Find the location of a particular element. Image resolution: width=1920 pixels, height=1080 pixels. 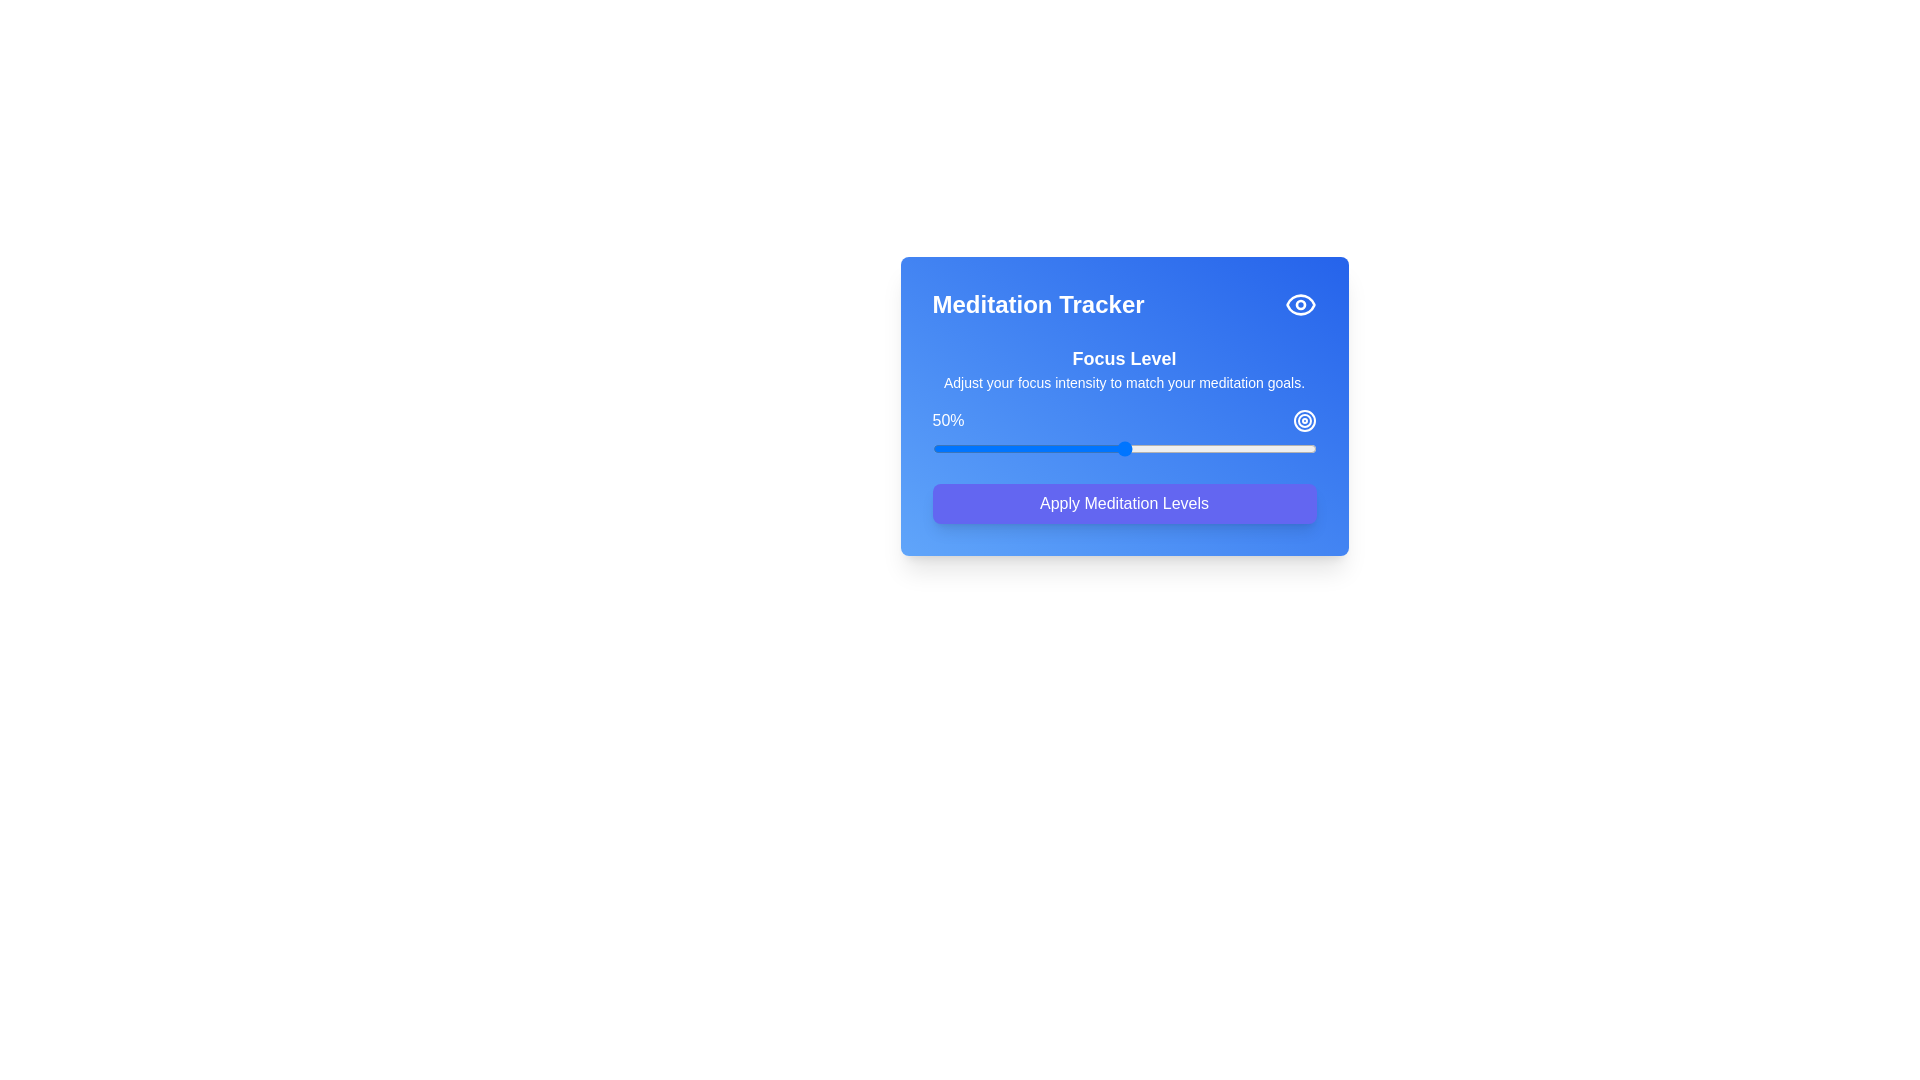

the focus level is located at coordinates (1069, 447).